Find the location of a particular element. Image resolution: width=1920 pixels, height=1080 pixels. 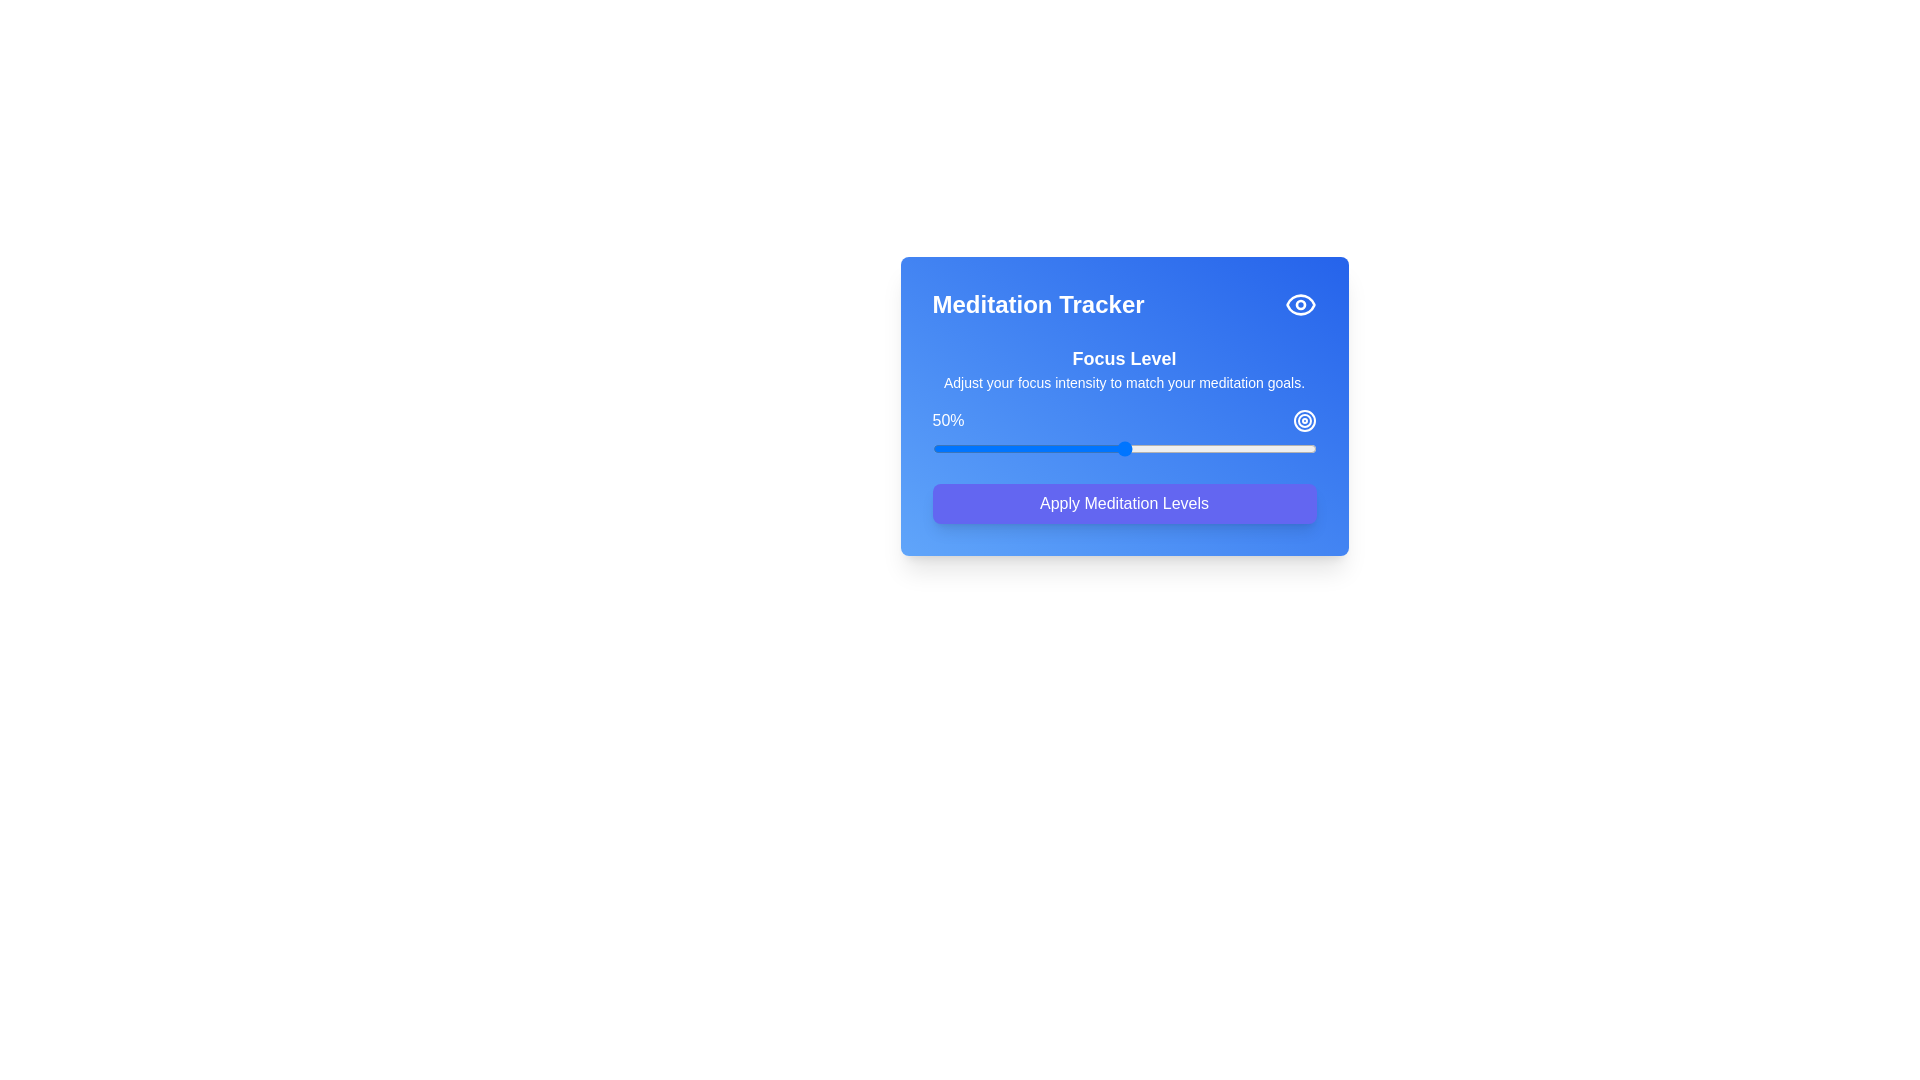

the focus level is located at coordinates (1069, 447).